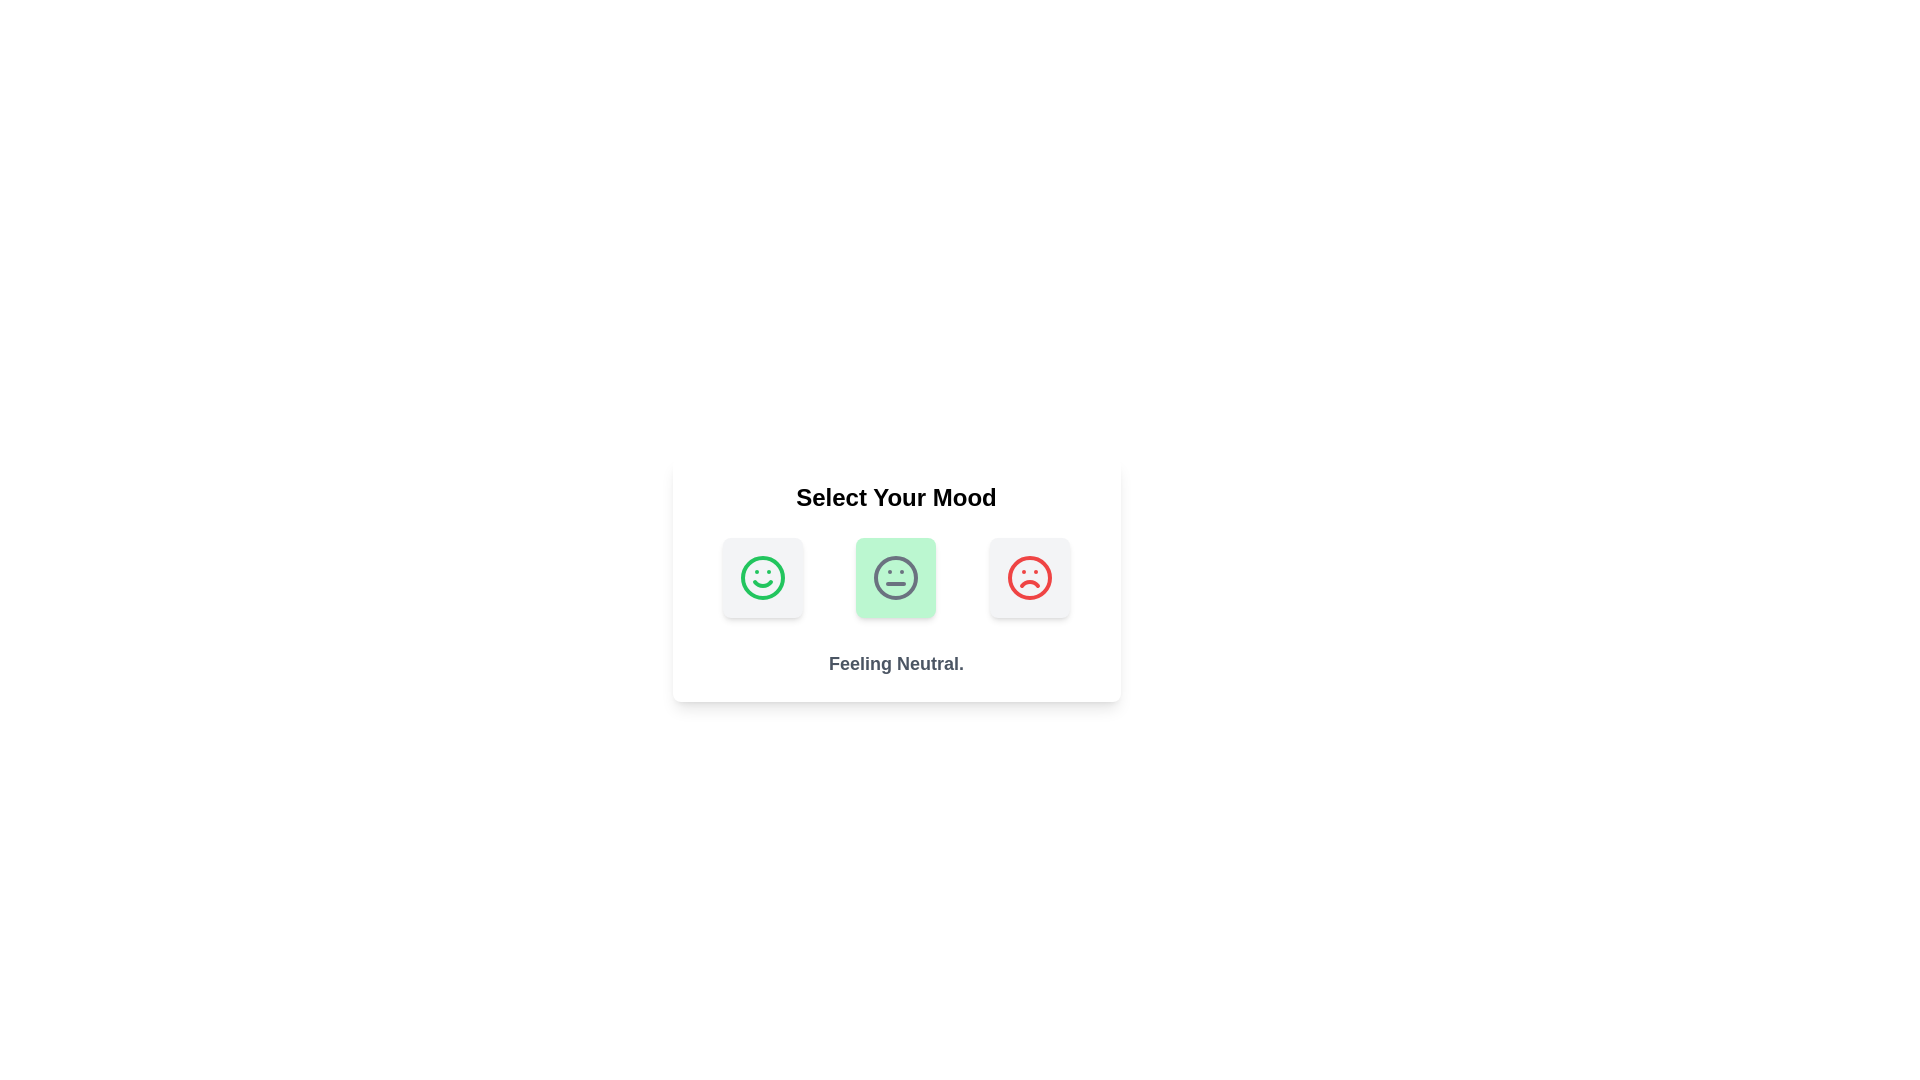 This screenshot has width=1920, height=1080. What do you see at coordinates (895, 578) in the screenshot?
I see `the middle button with a neutral face icon, which is light green and located under the heading 'Select Your Mood.'` at bounding box center [895, 578].